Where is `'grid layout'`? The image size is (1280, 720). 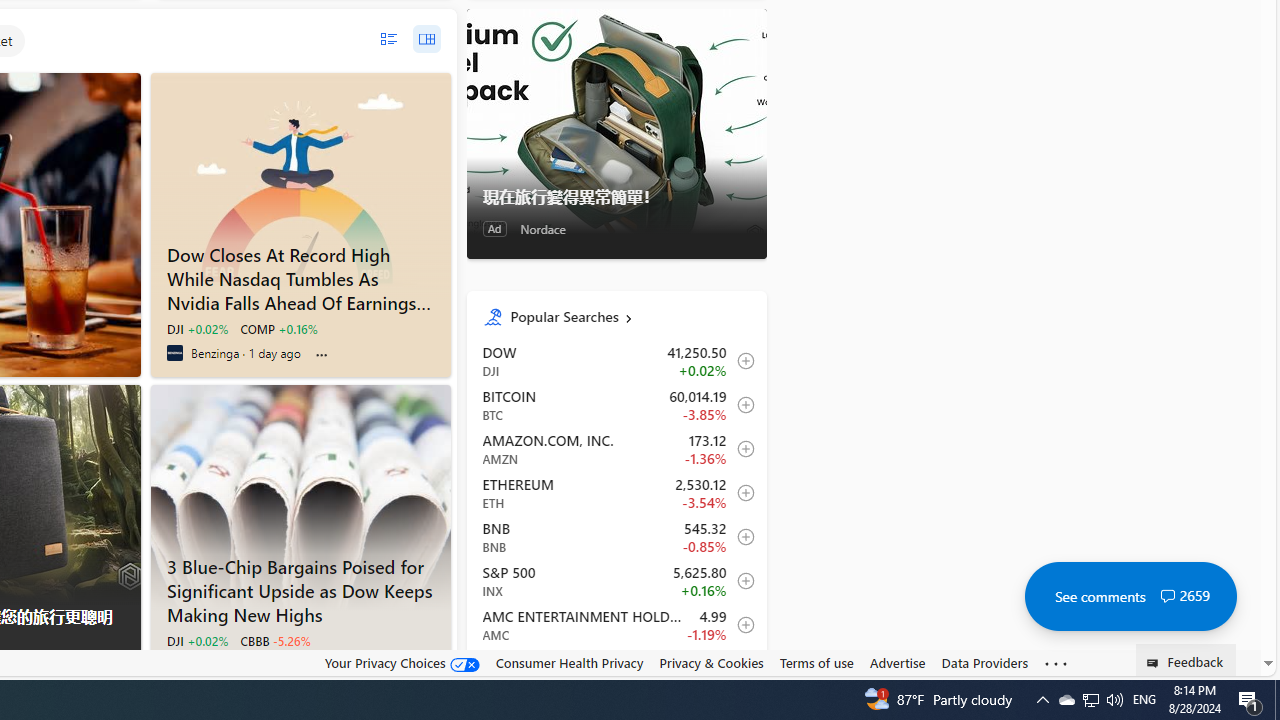 'grid layout' is located at coordinates (425, 39).